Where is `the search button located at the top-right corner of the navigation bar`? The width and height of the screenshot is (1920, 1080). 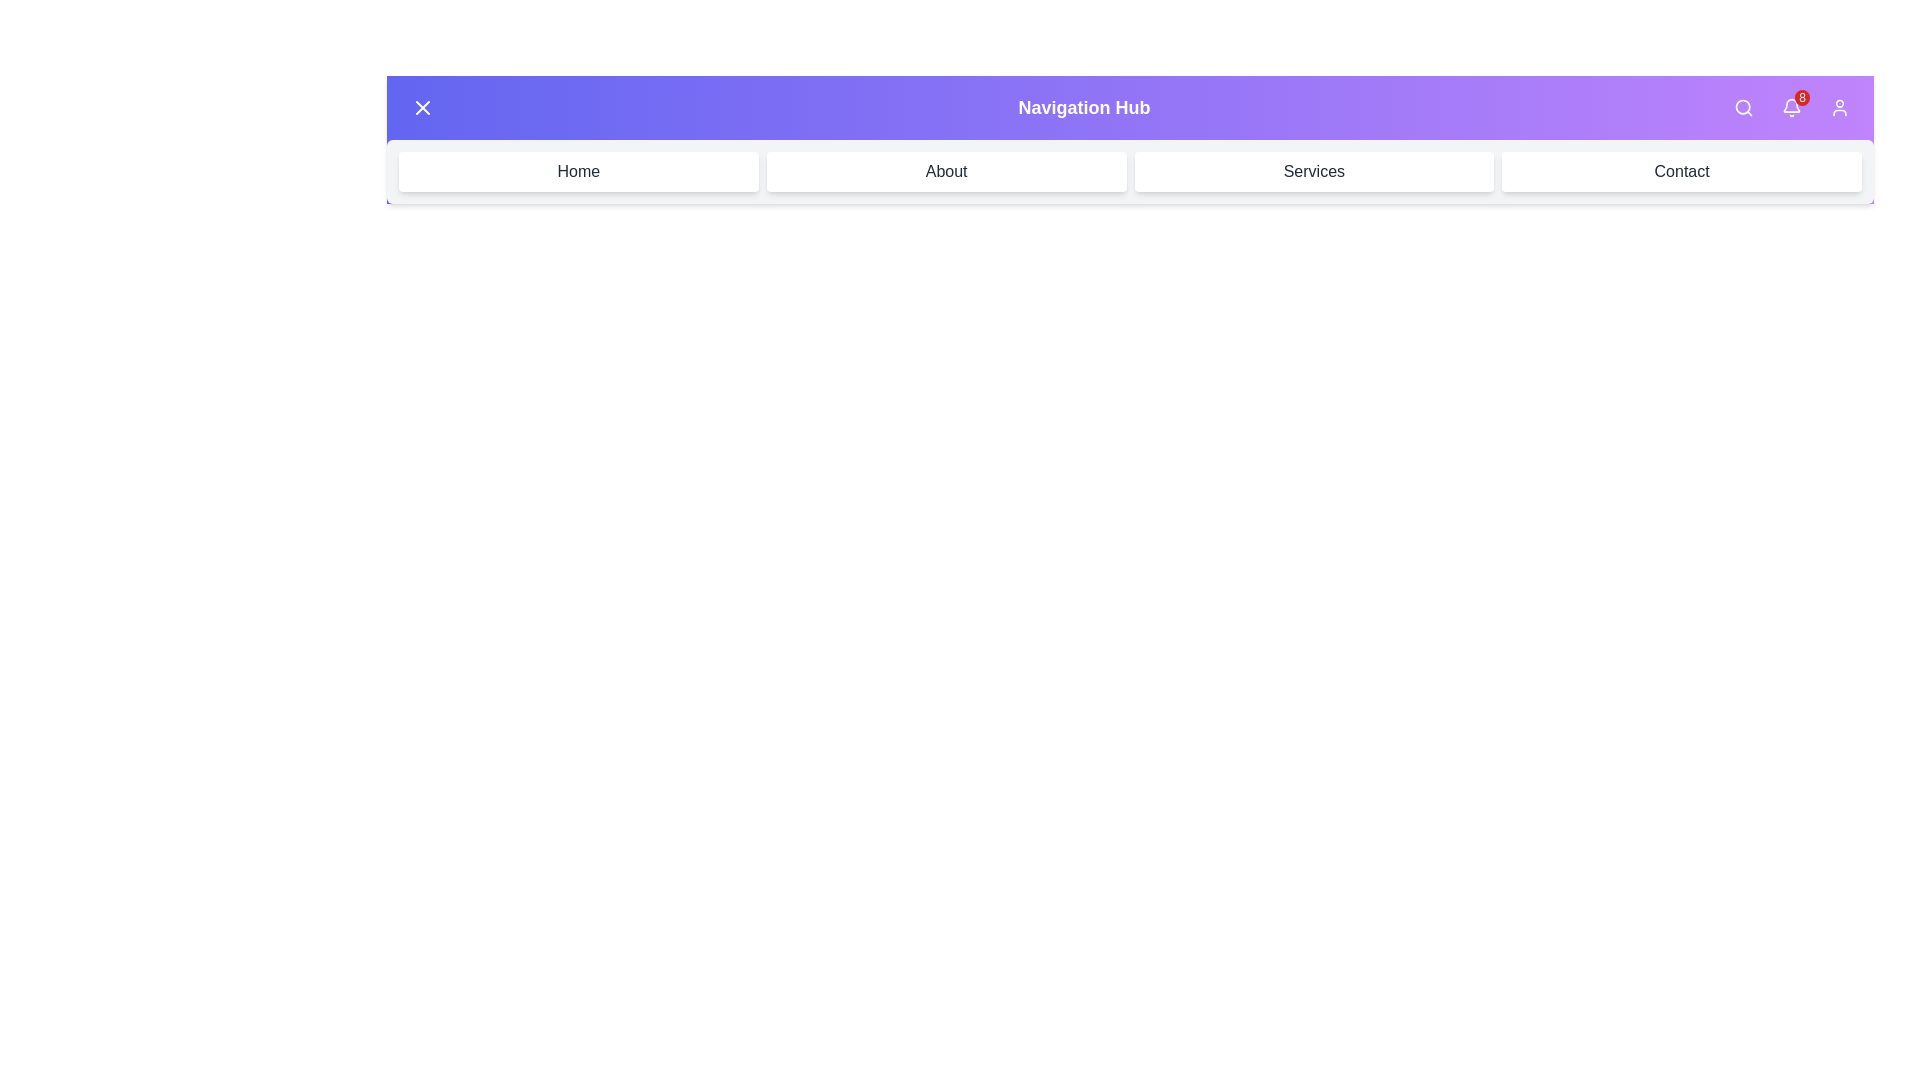
the search button located at the top-right corner of the navigation bar is located at coordinates (1742, 108).